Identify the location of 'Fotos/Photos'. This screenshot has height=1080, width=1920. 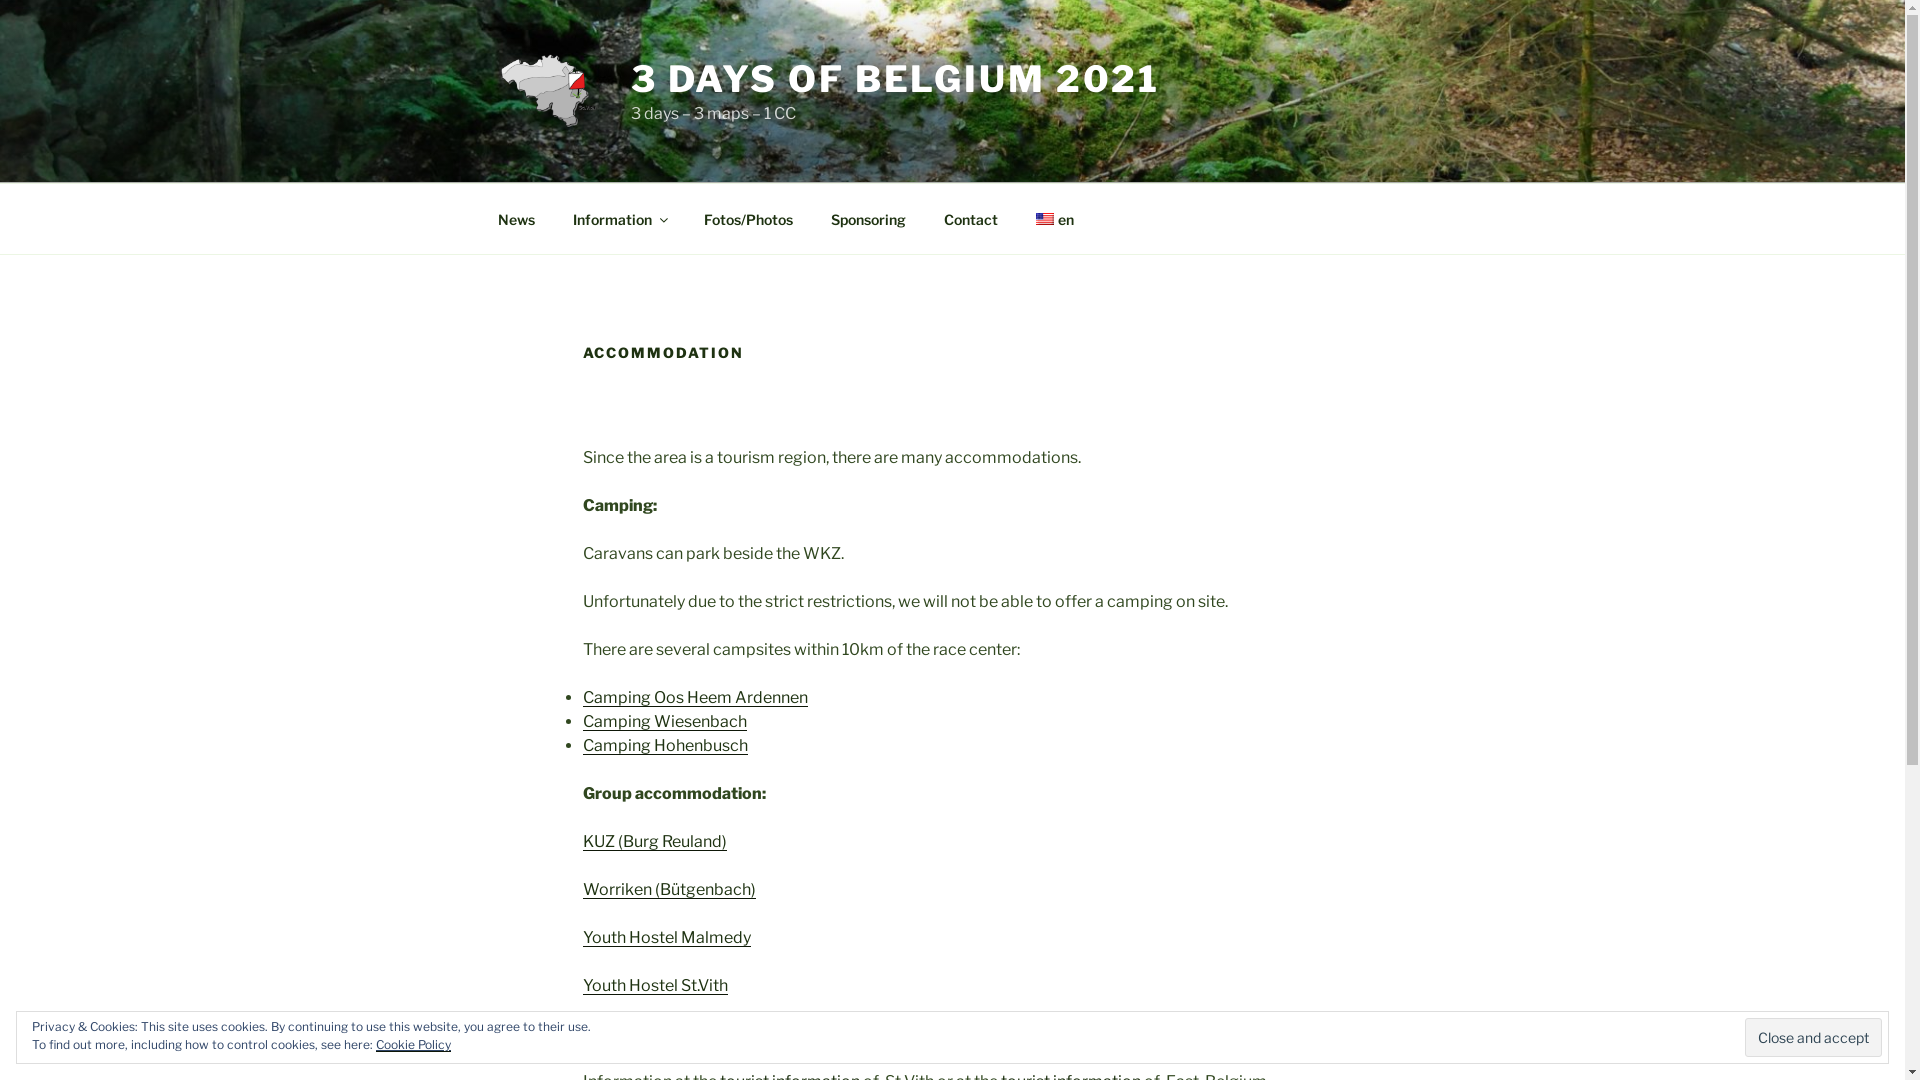
(747, 218).